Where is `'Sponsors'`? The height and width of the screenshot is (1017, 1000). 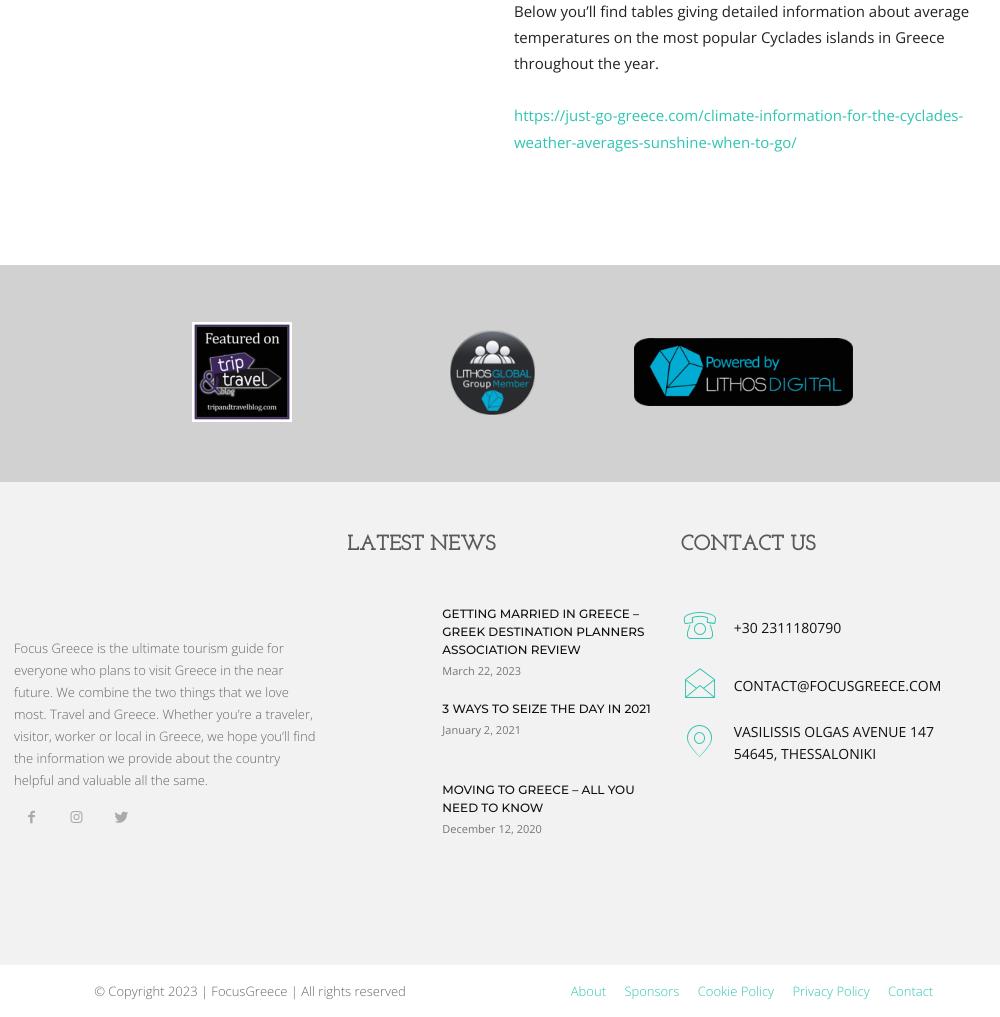
'Sponsors' is located at coordinates (623, 990).